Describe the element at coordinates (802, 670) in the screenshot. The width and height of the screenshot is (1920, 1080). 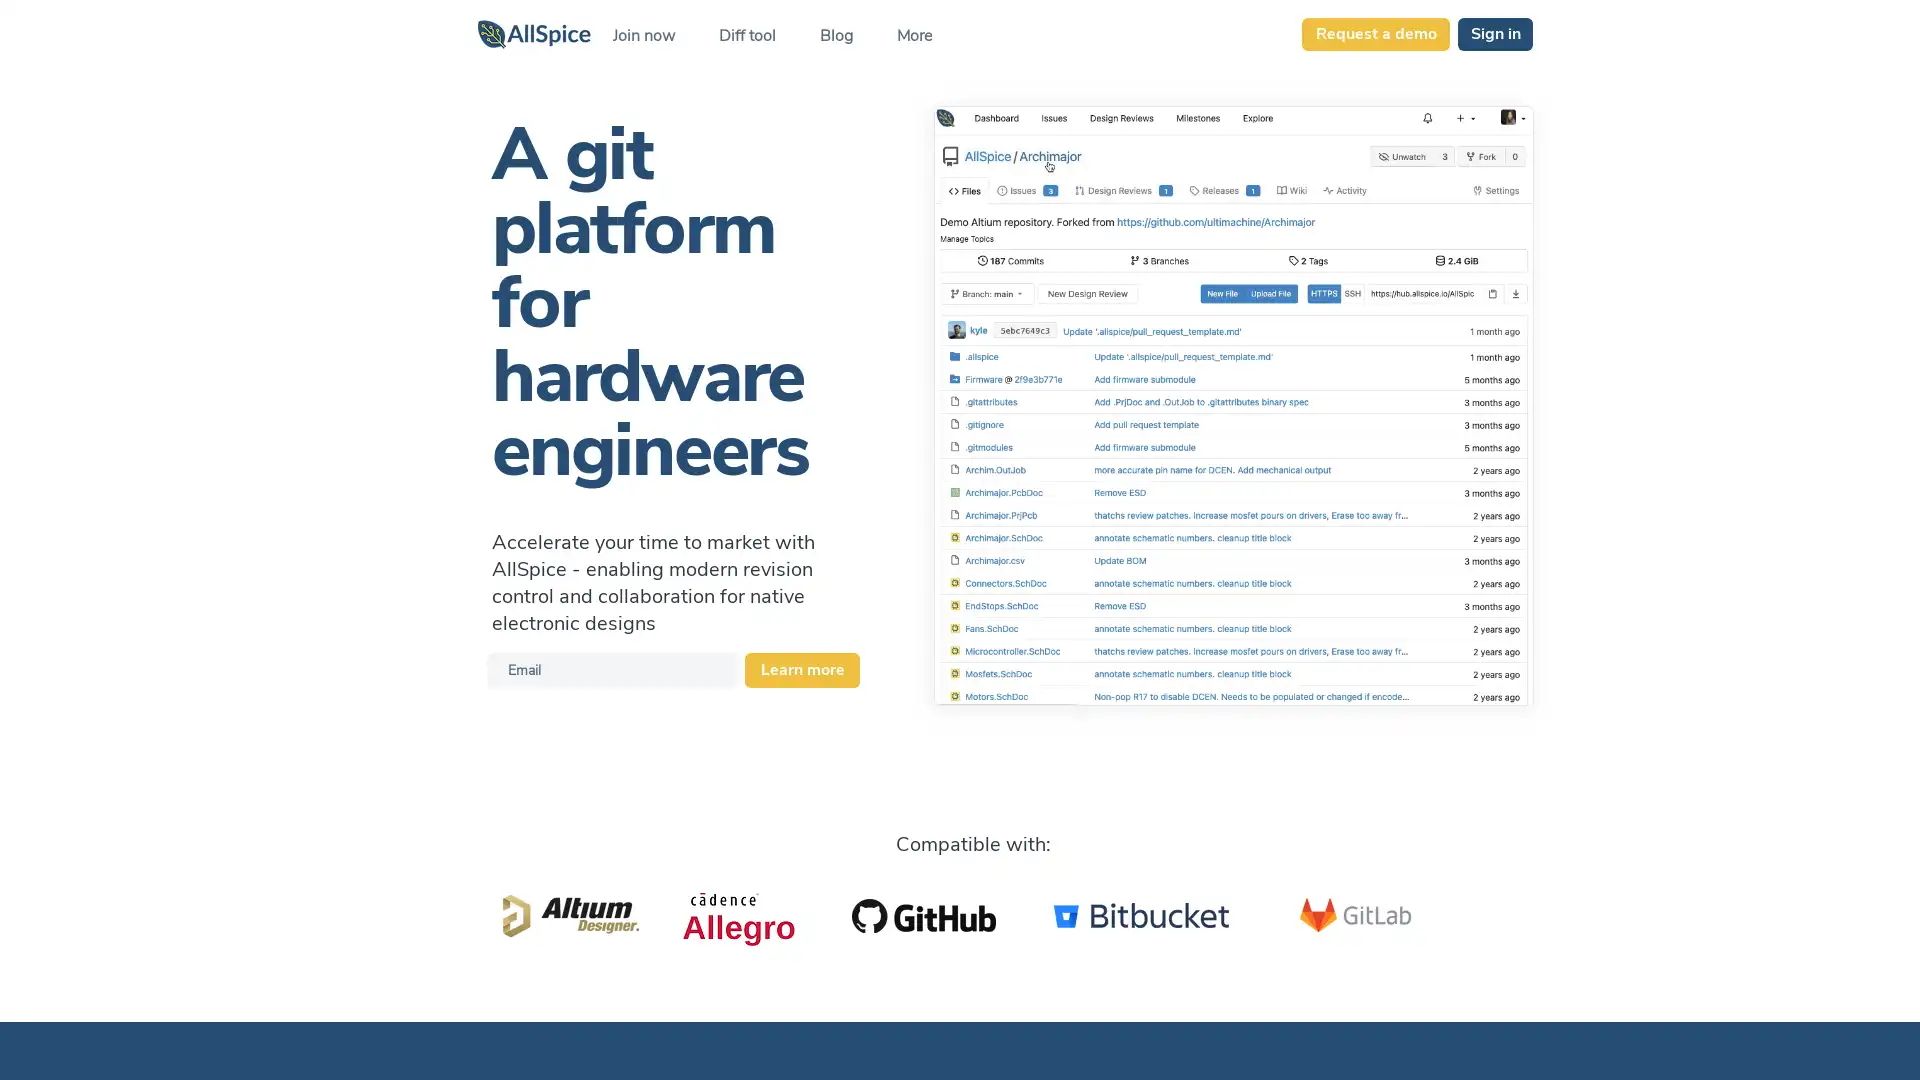
I see `Learn more` at that location.